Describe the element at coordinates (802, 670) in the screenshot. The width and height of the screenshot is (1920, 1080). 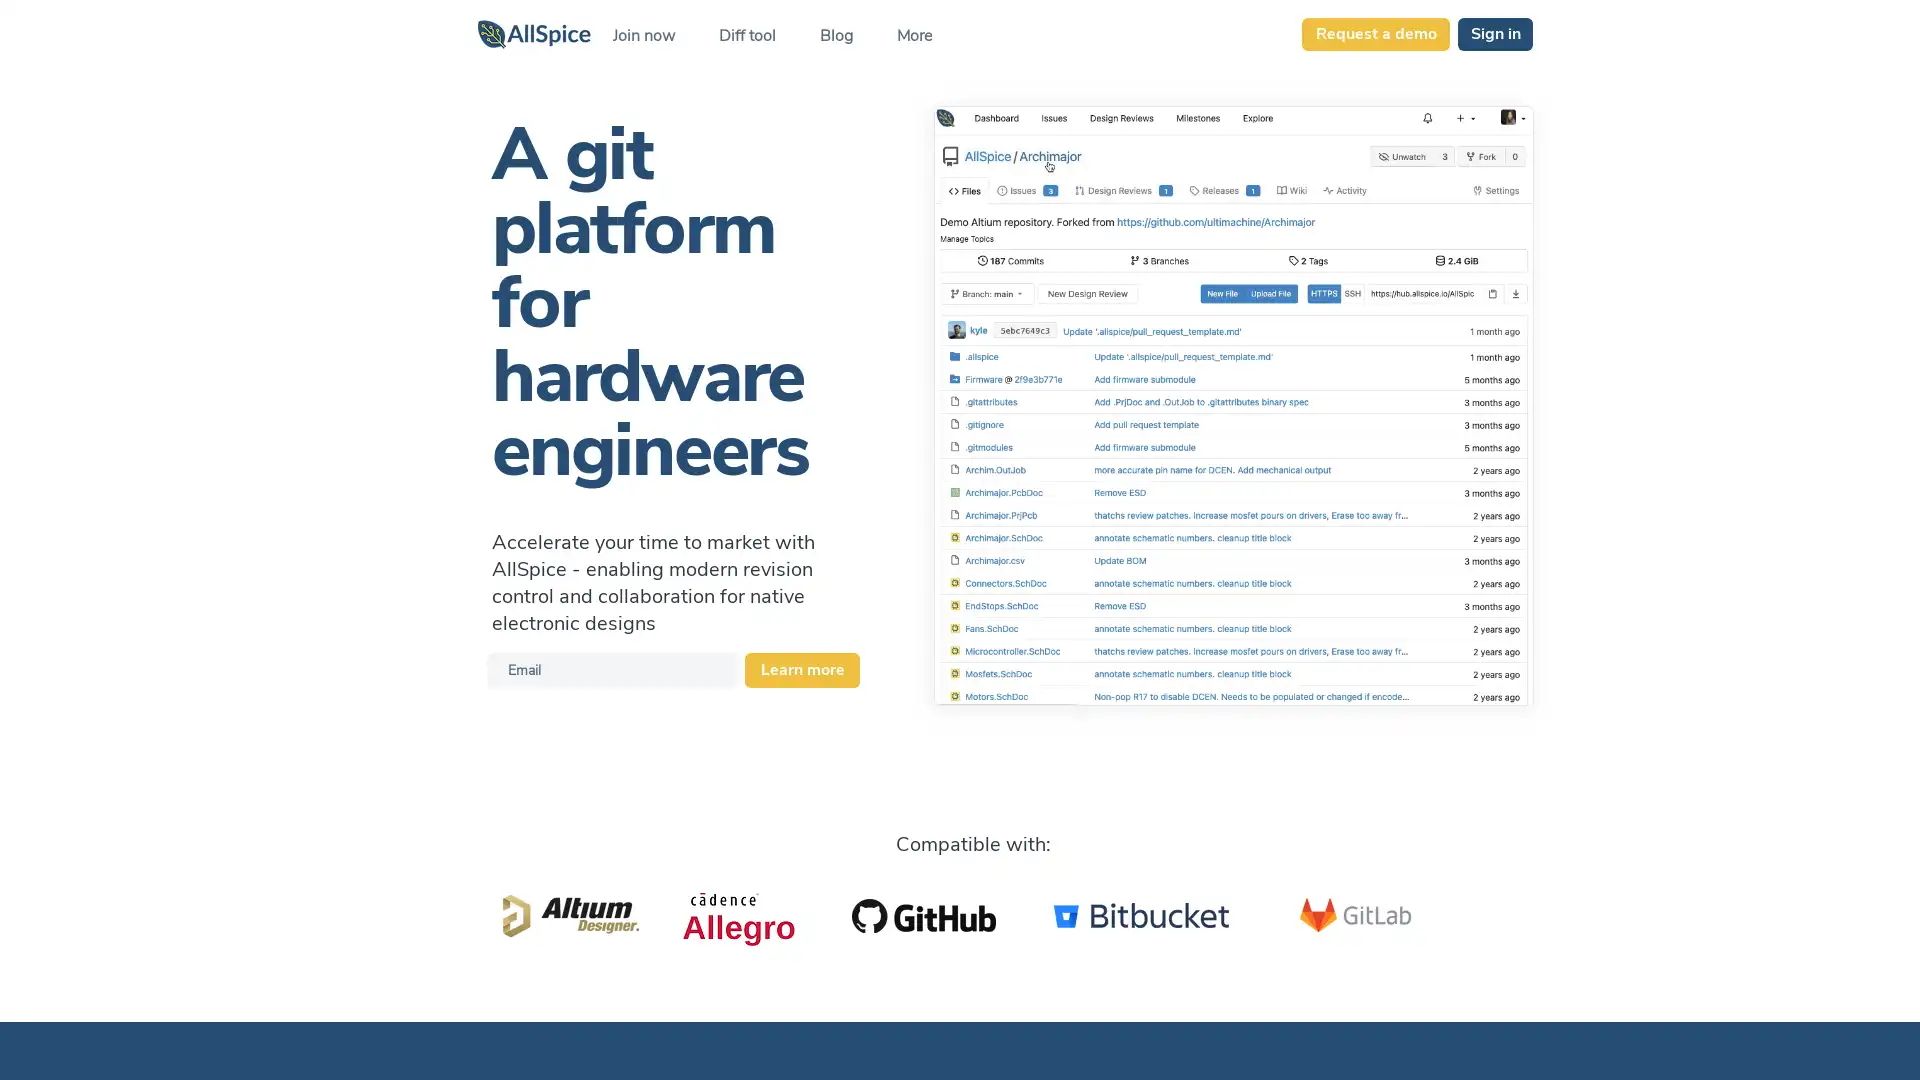
I see `Learn more` at that location.